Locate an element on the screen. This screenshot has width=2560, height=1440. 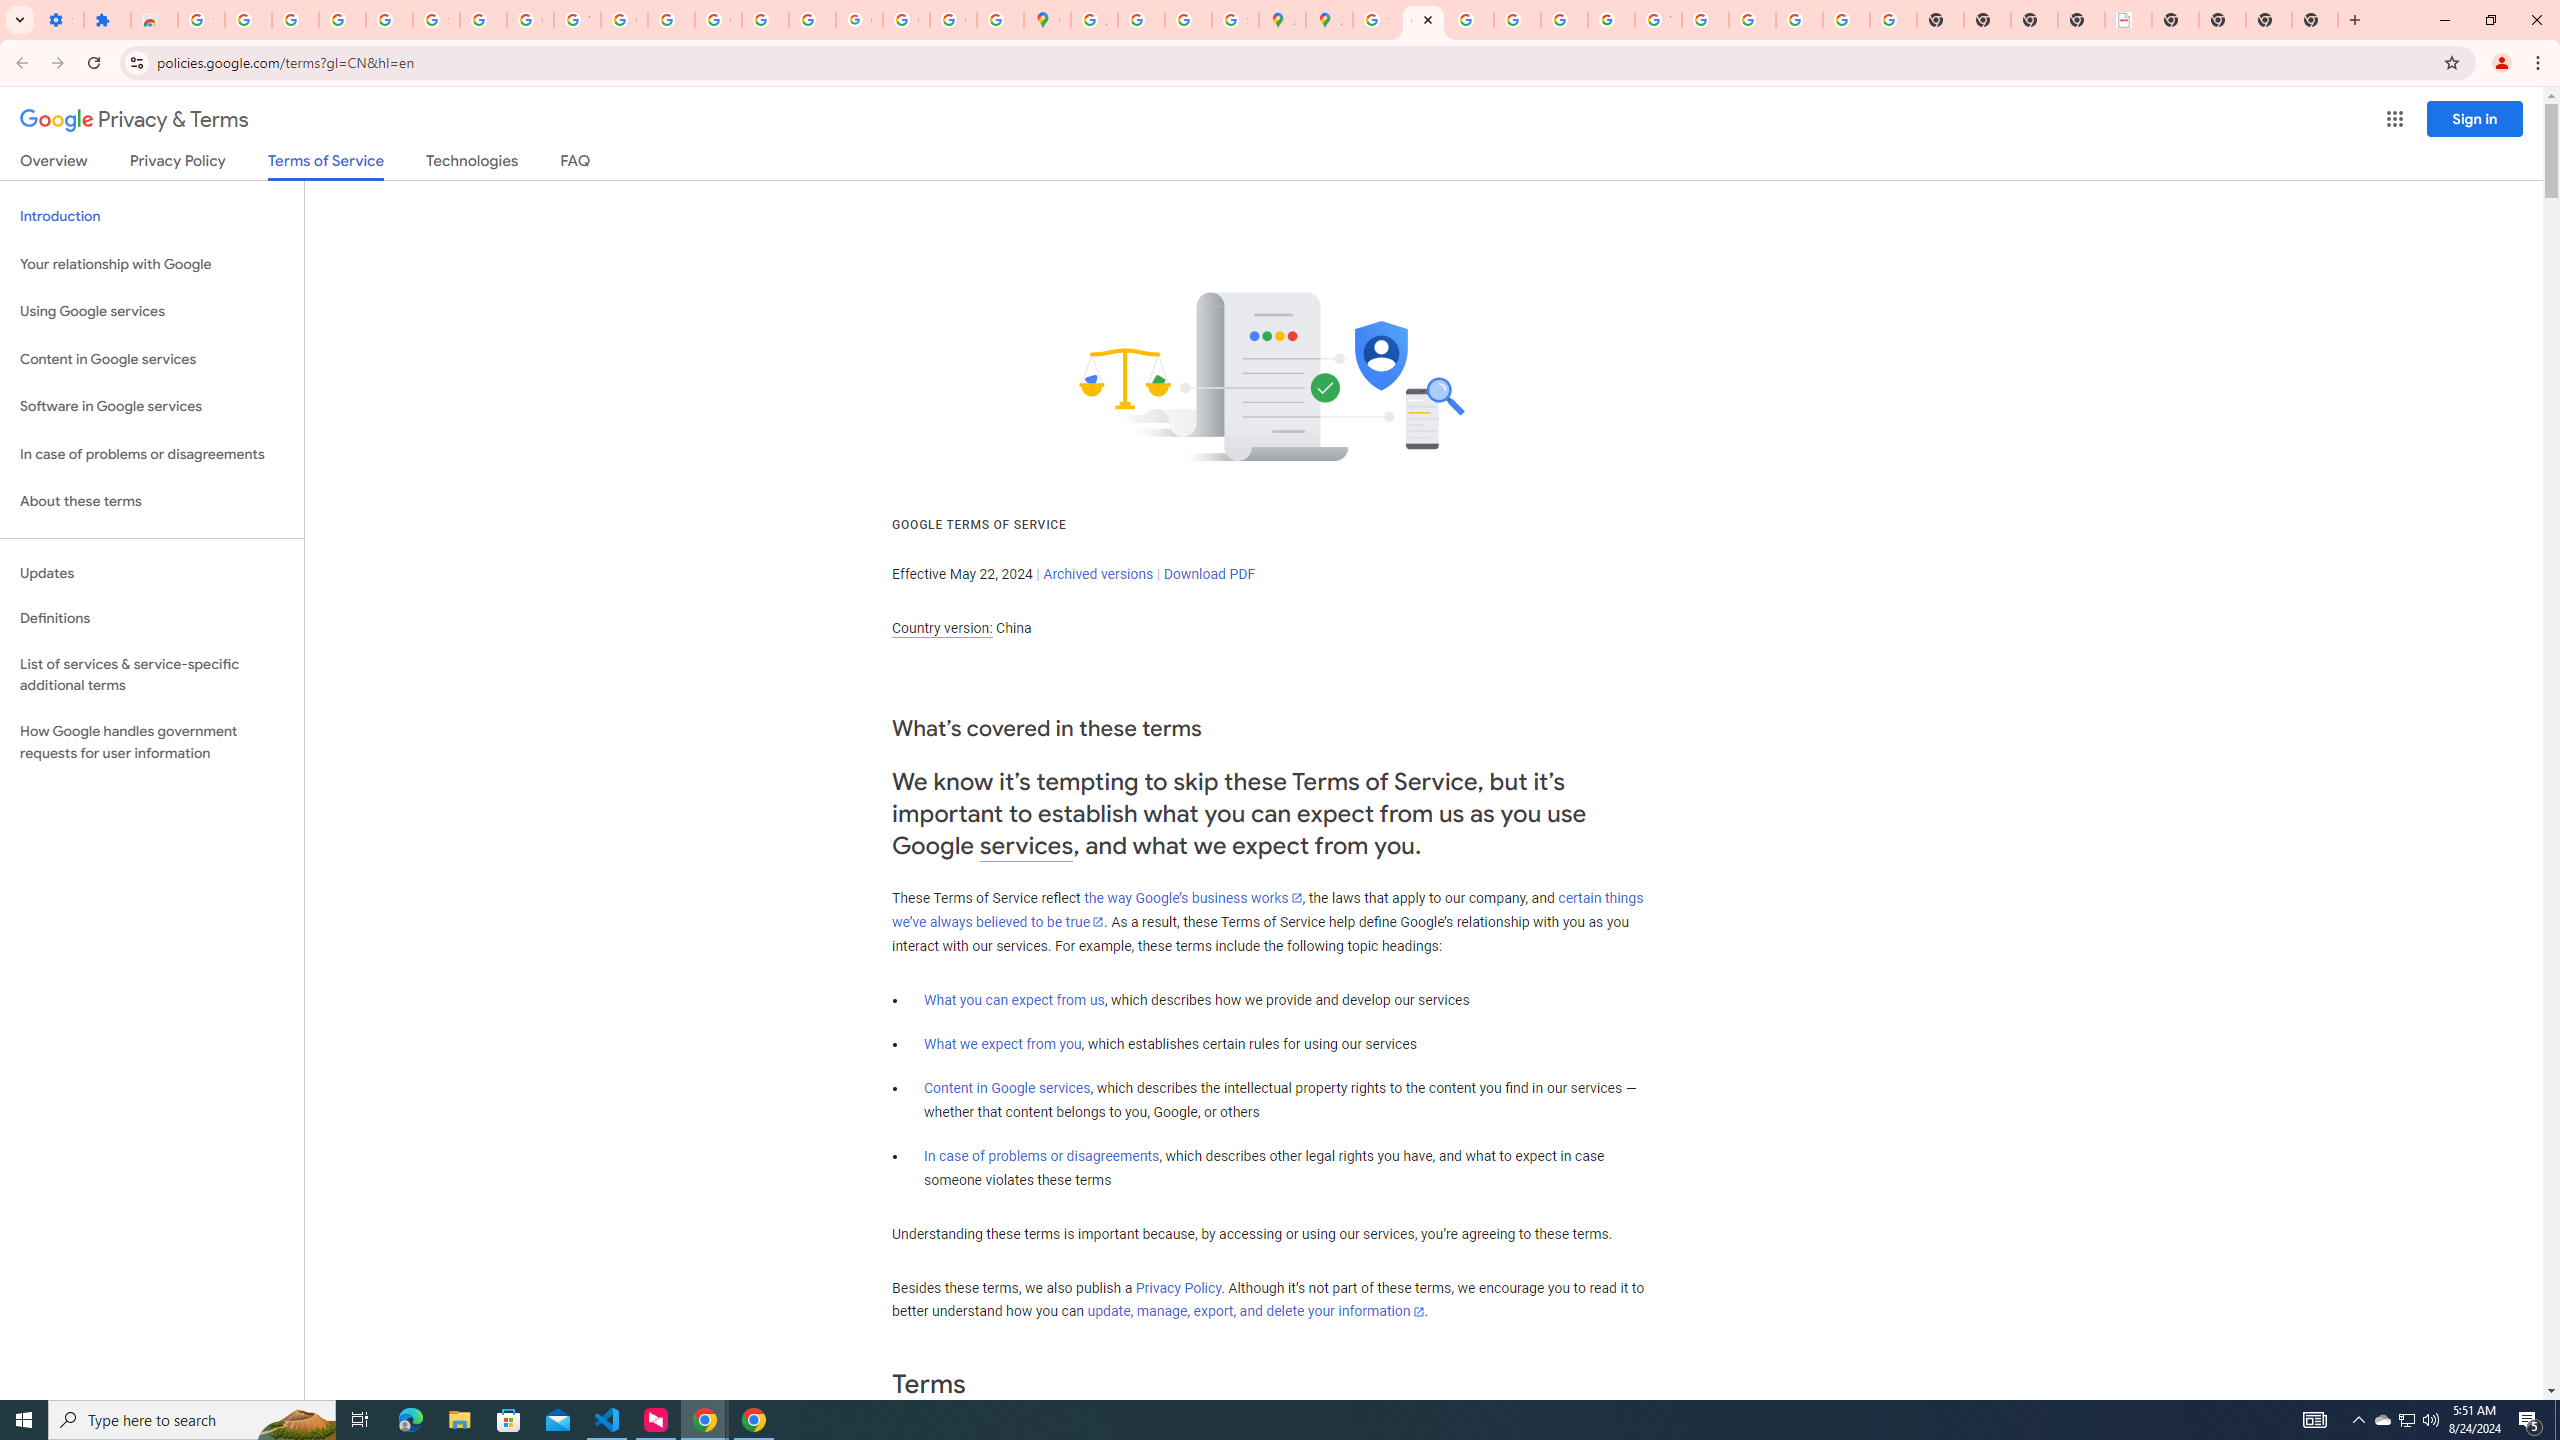
'New Tab' is located at coordinates (2315, 19).